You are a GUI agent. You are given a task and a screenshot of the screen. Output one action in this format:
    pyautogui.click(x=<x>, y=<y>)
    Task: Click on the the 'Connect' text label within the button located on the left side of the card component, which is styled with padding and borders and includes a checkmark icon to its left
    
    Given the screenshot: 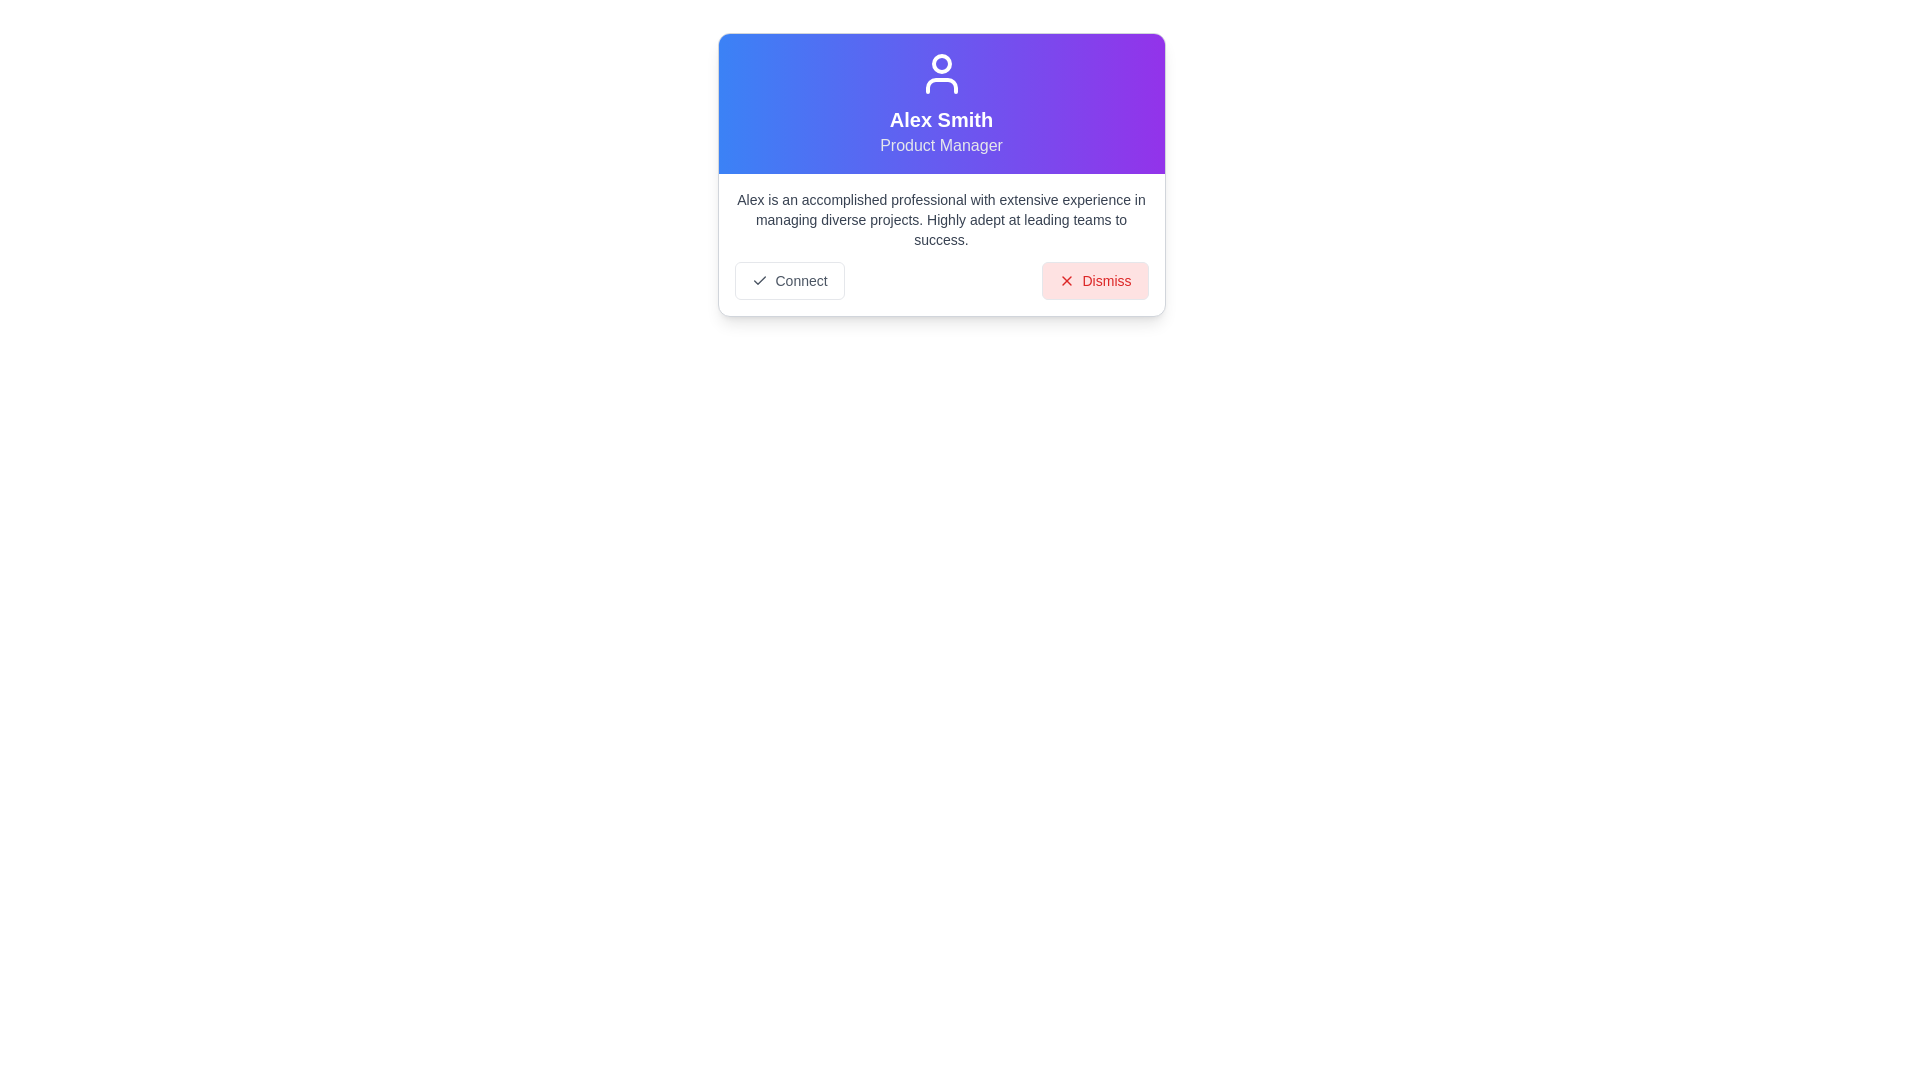 What is the action you would take?
    pyautogui.click(x=801, y=281)
    